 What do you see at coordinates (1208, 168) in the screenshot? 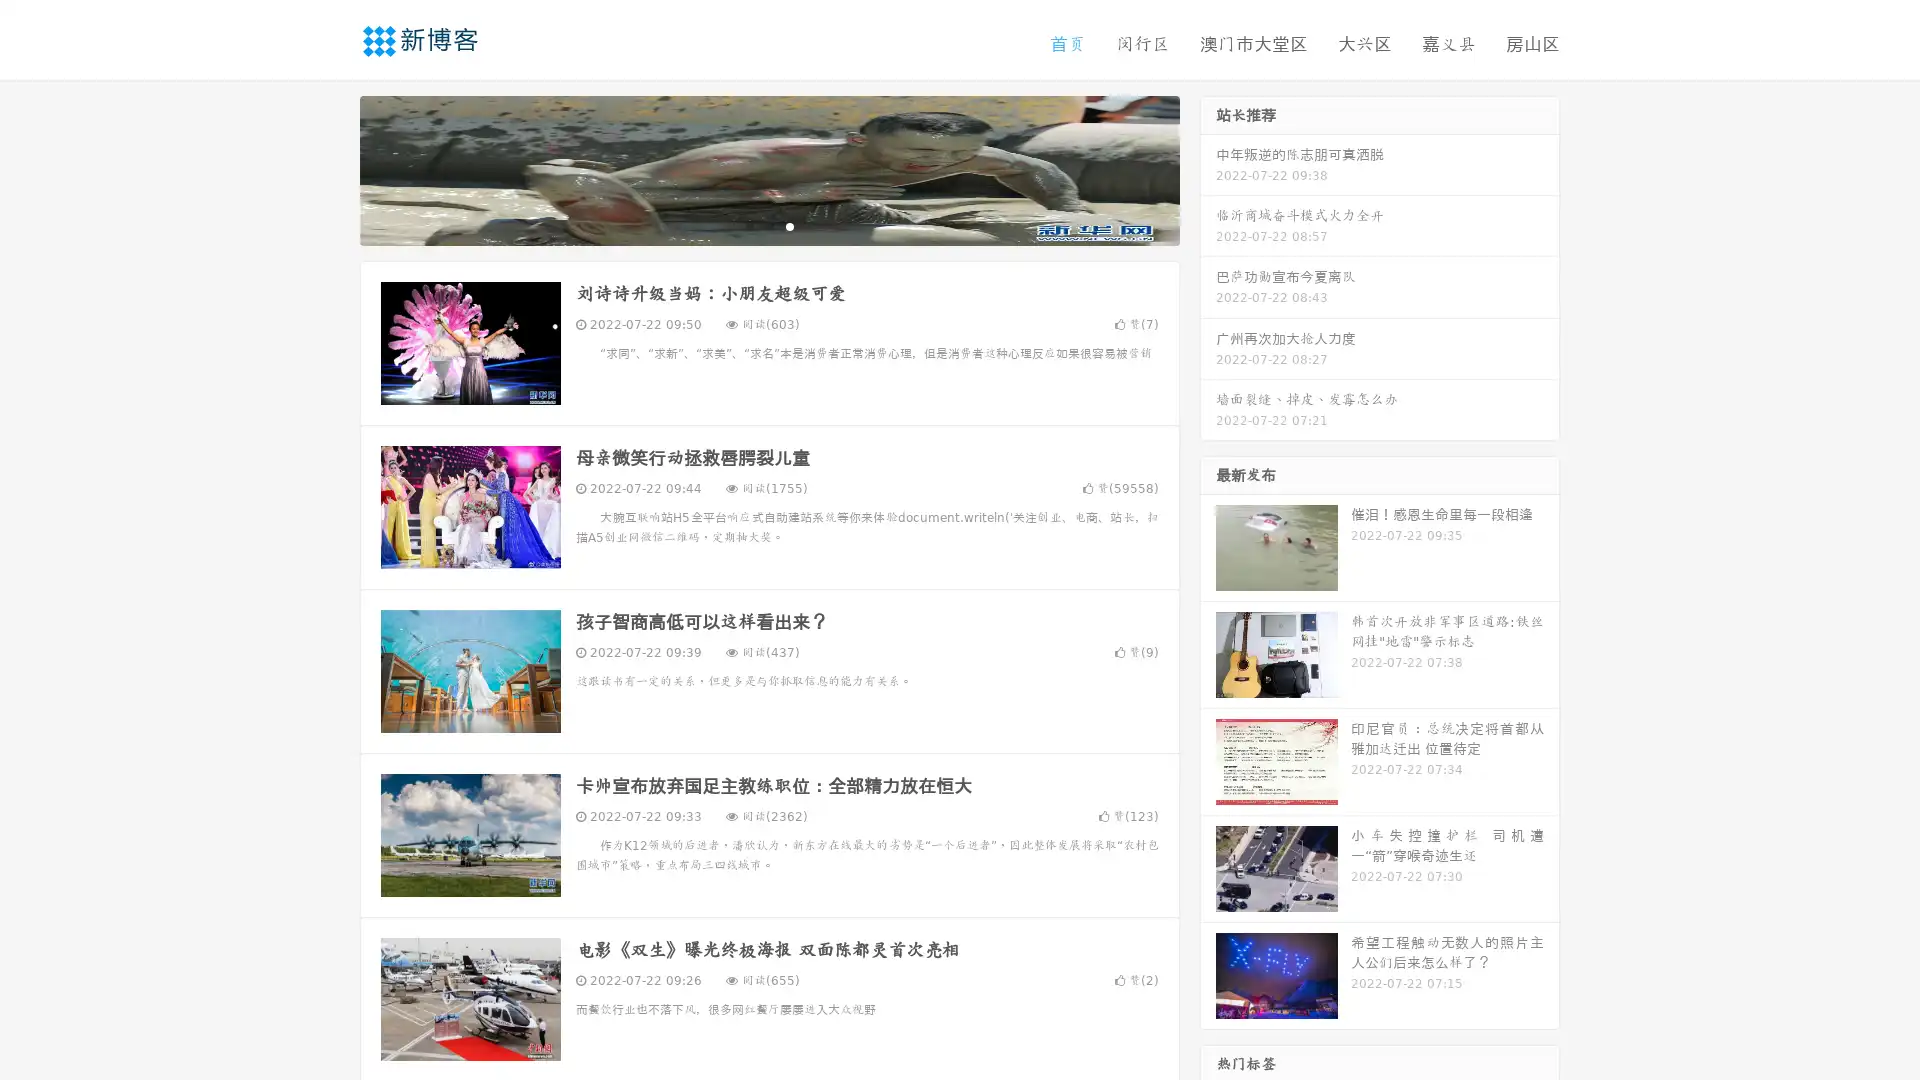
I see `Next slide` at bounding box center [1208, 168].